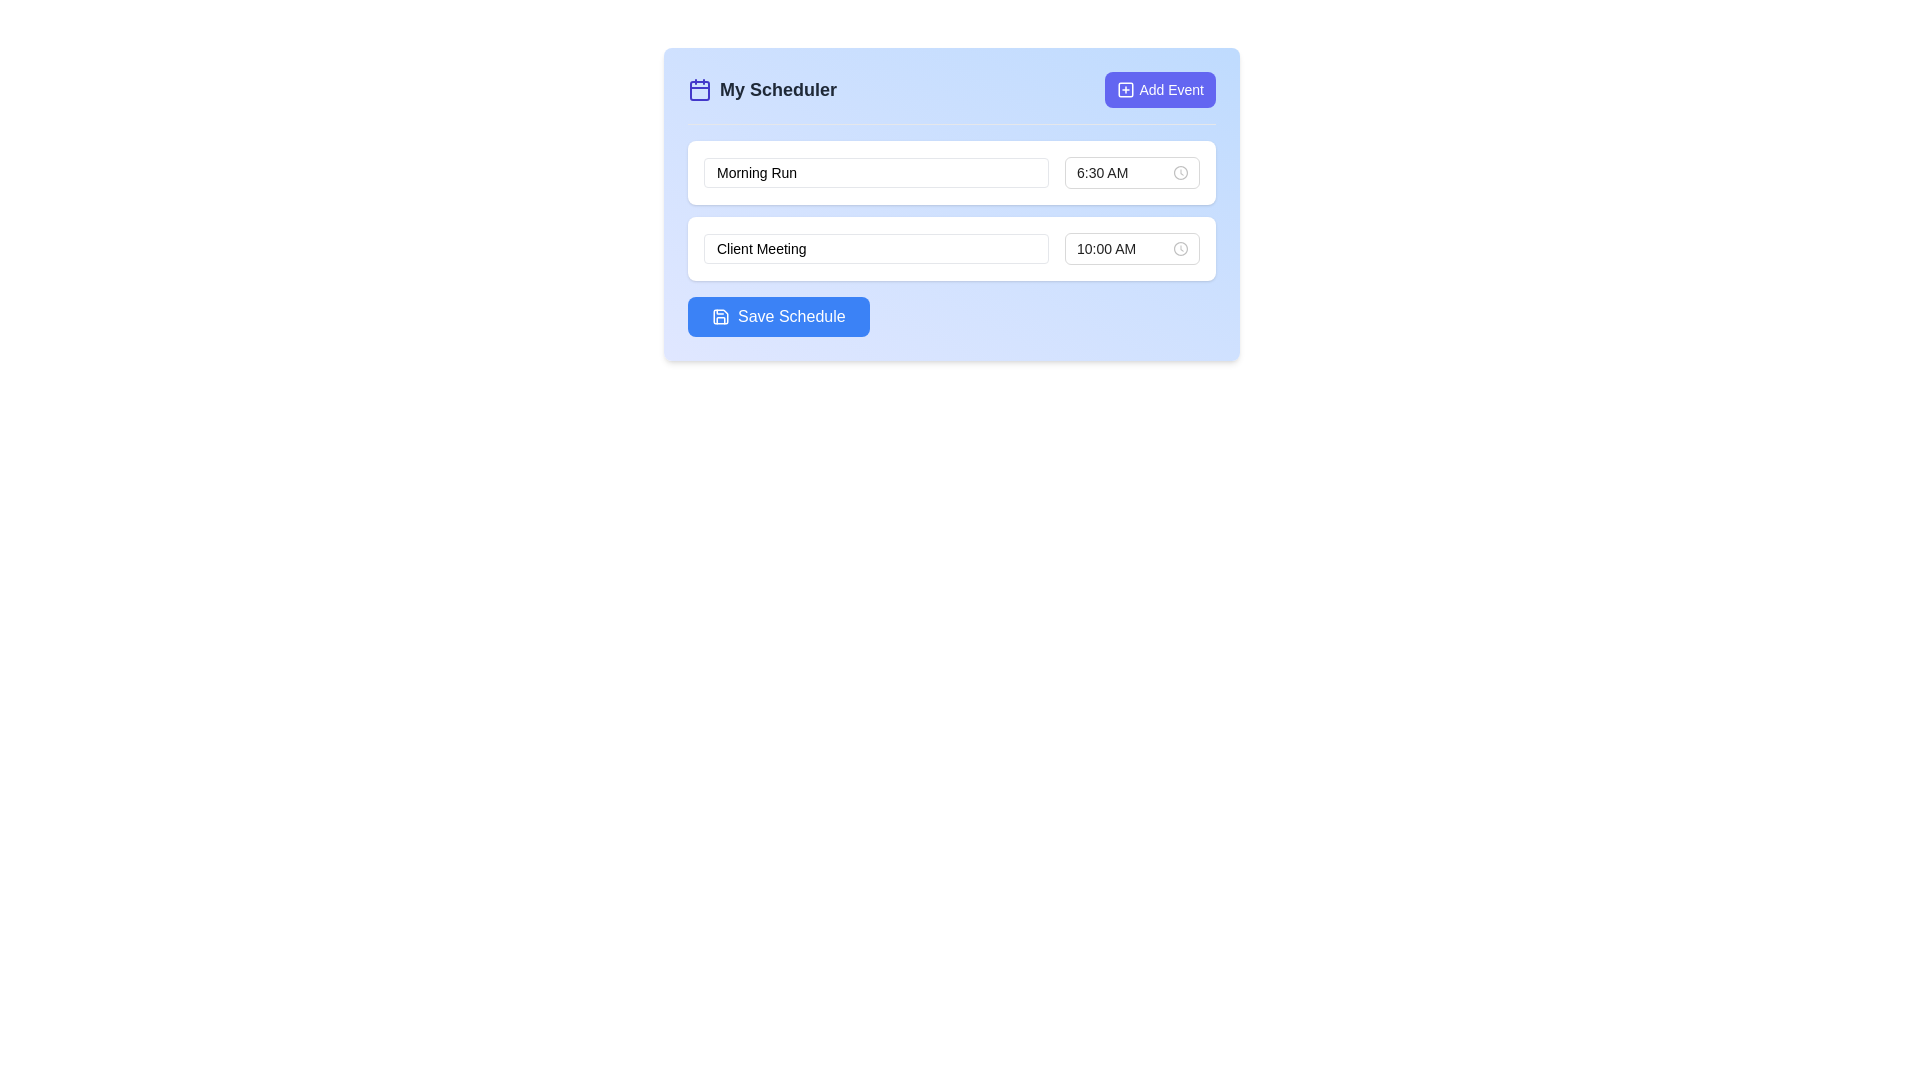 This screenshot has height=1080, width=1920. I want to click on the calendar icon located at the top-left corner of the scheduler interface, next to the text 'My Scheduler', so click(700, 91).